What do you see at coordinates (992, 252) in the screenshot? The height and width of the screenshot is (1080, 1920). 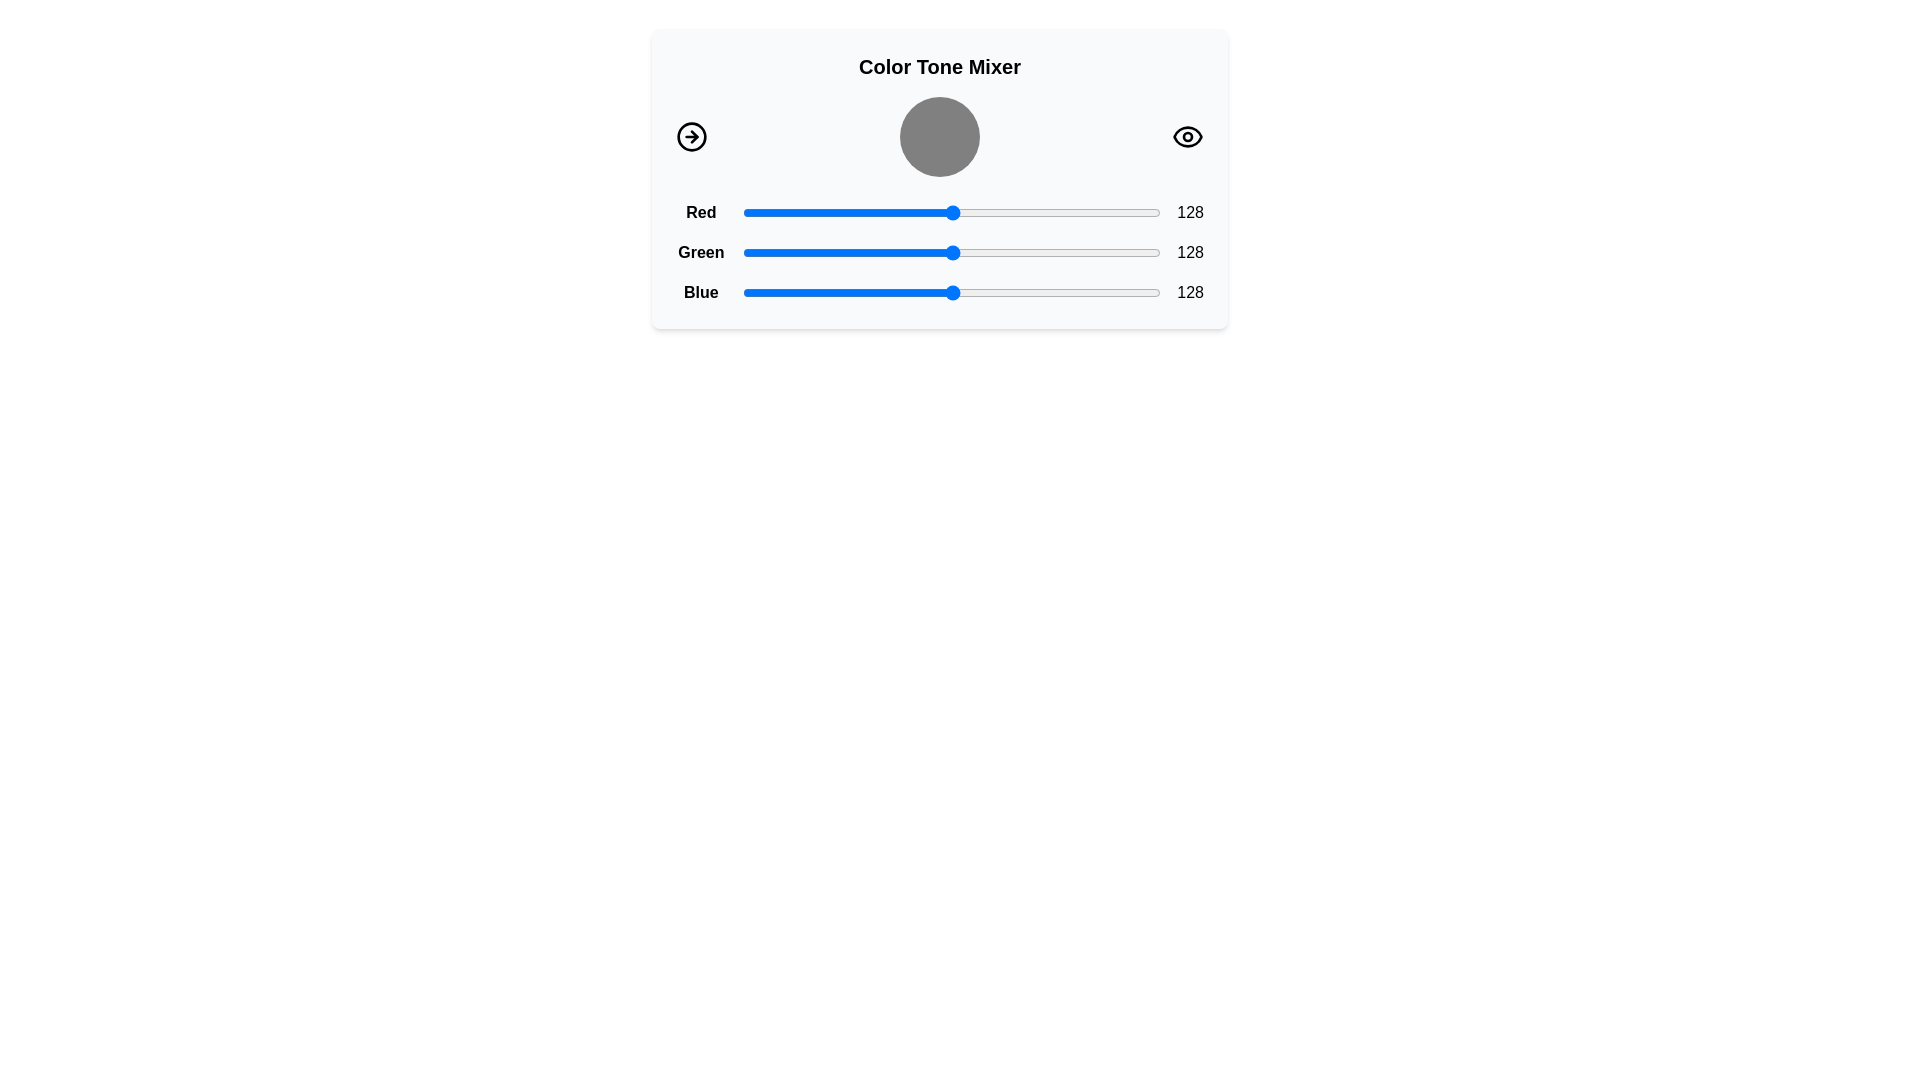 I see `green color intensity` at bounding box center [992, 252].